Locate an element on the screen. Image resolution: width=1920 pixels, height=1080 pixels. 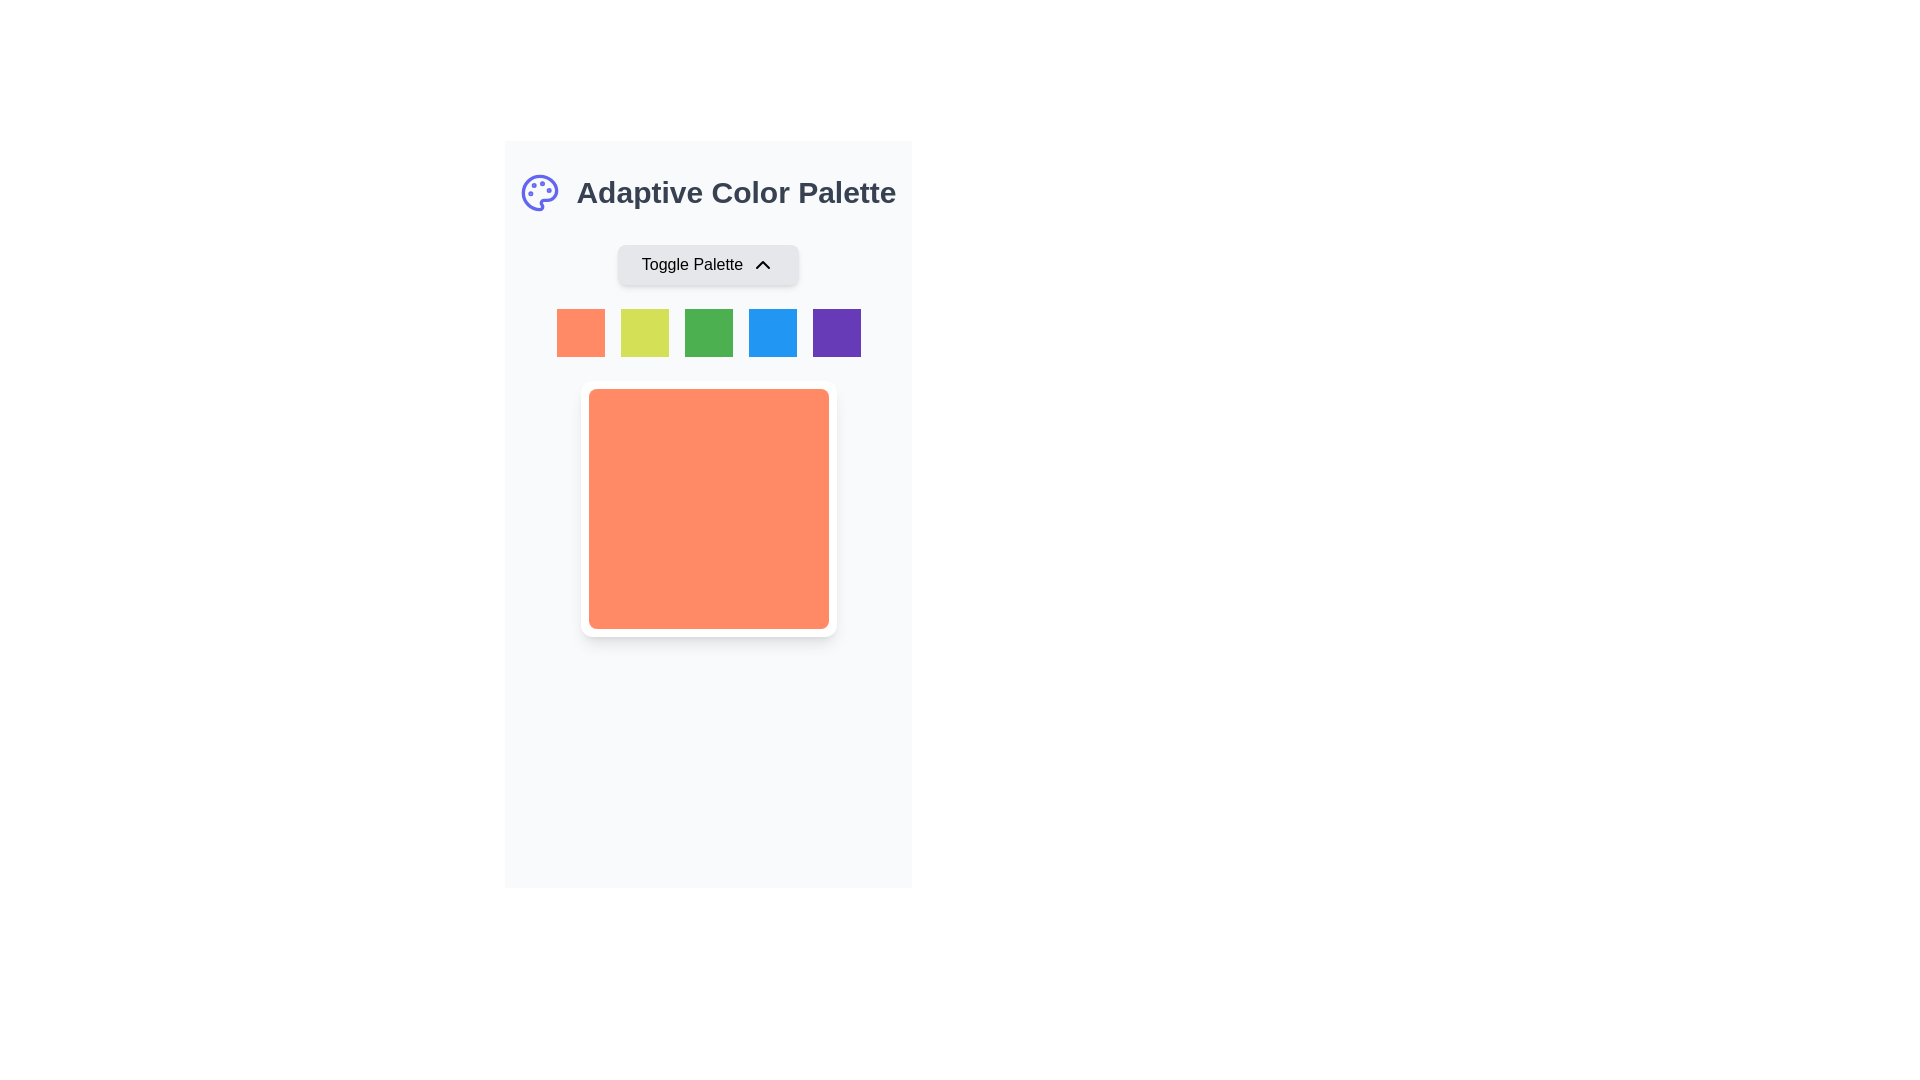
the fifth colorful block button located under the 'Adaptive Color Palette' title is located at coordinates (836, 331).